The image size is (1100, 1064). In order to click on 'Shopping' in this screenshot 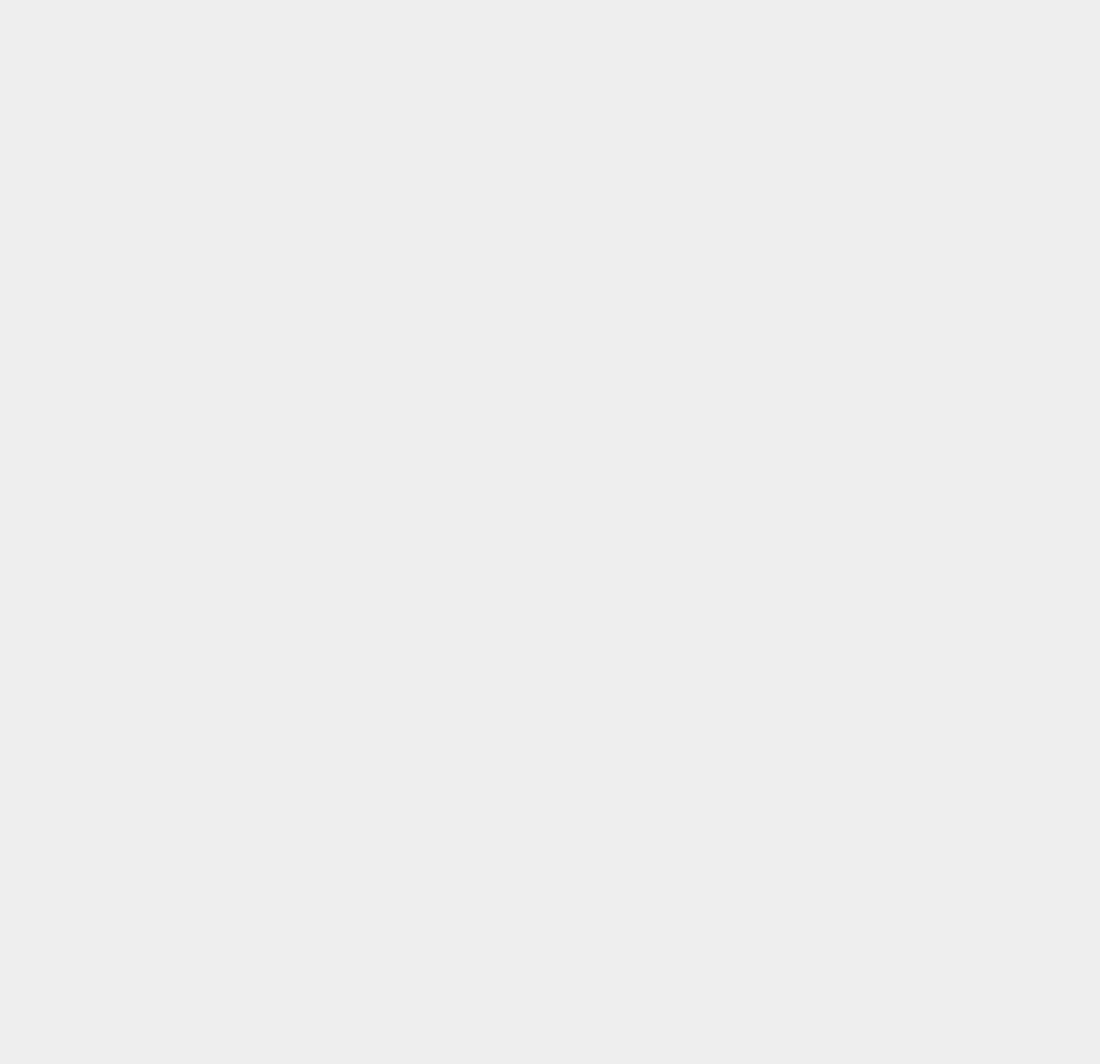, I will do `click(778, 528)`.